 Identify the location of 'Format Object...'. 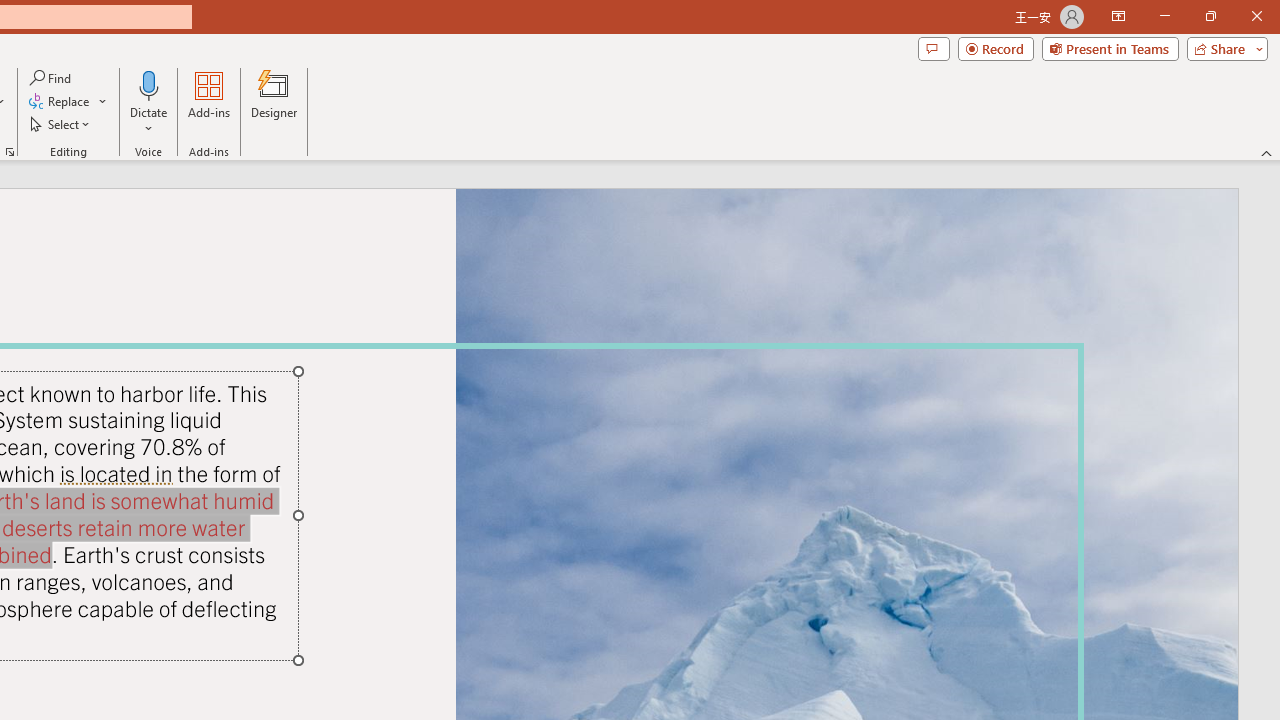
(10, 150).